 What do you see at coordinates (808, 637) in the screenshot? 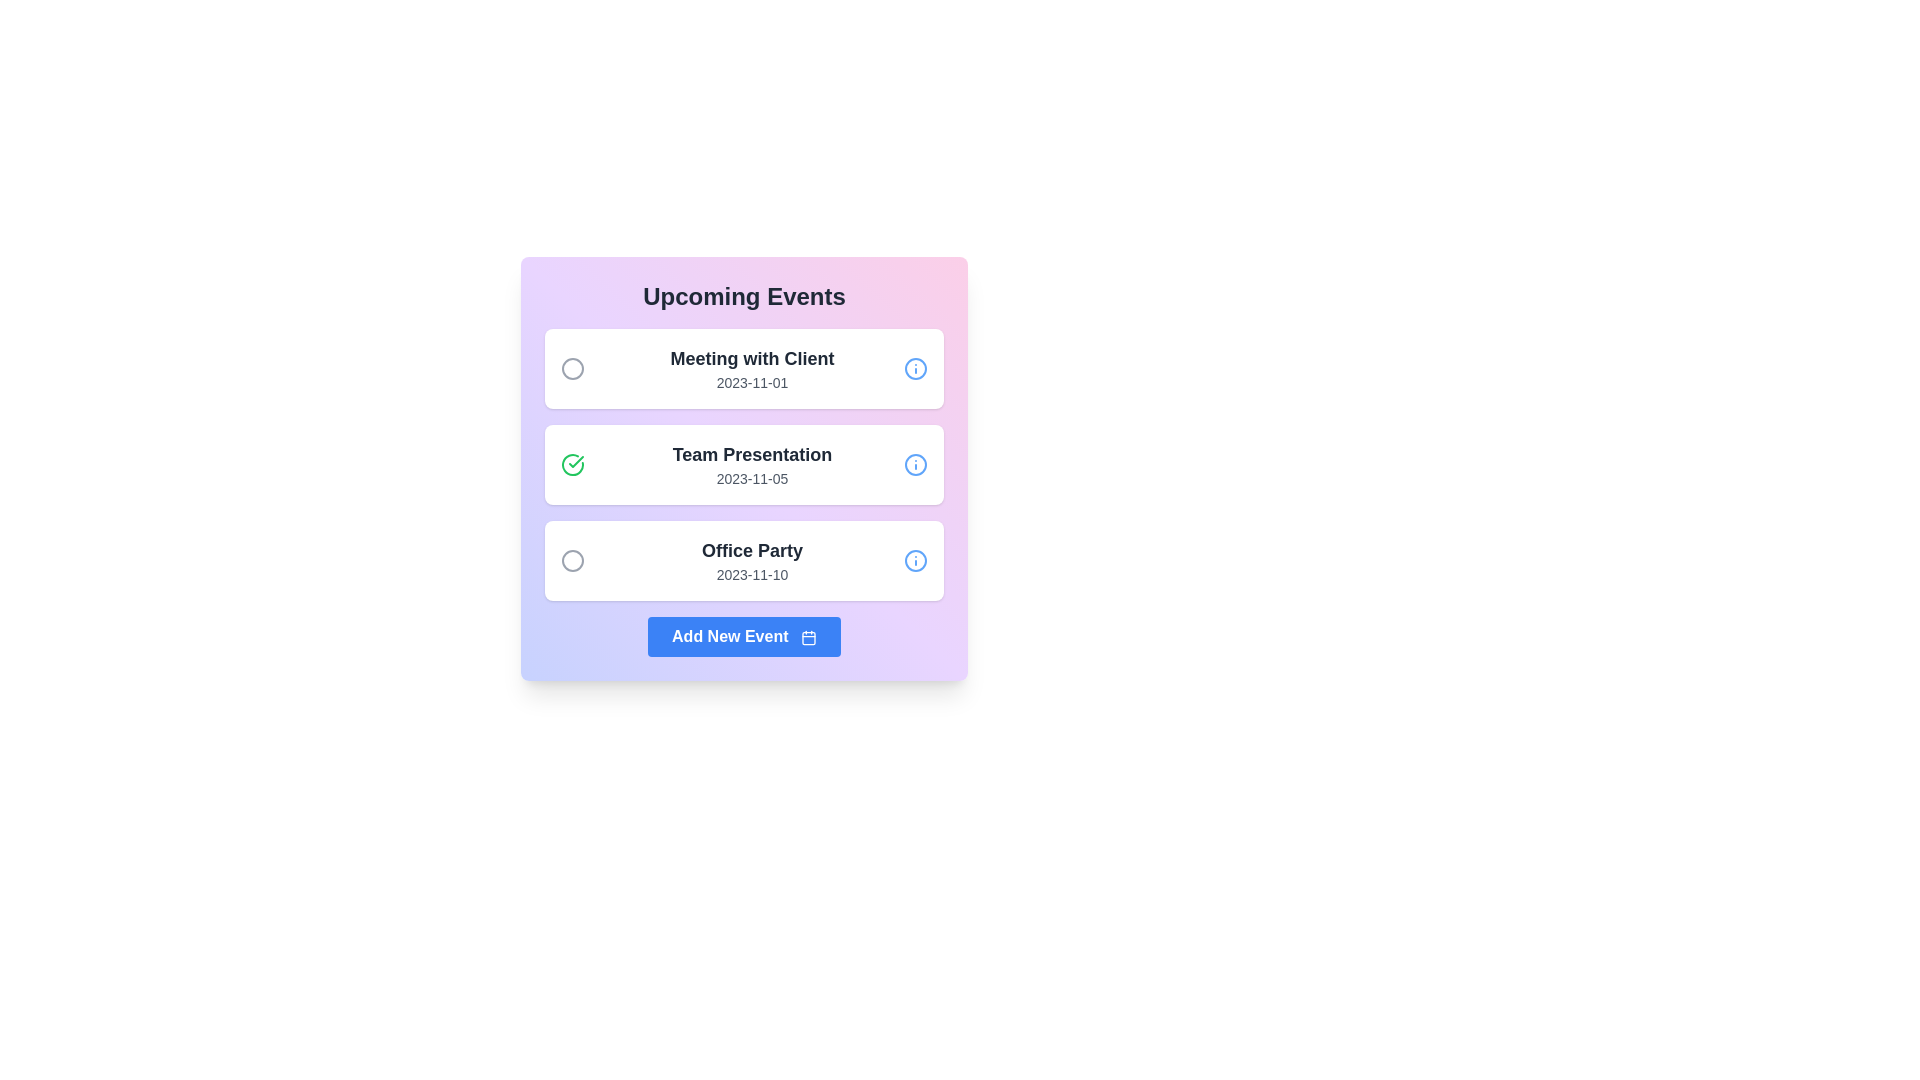
I see `the calendar icon located at the rightmost end of the 'Add New Event' button, which features a blue background and line art design` at bounding box center [808, 637].